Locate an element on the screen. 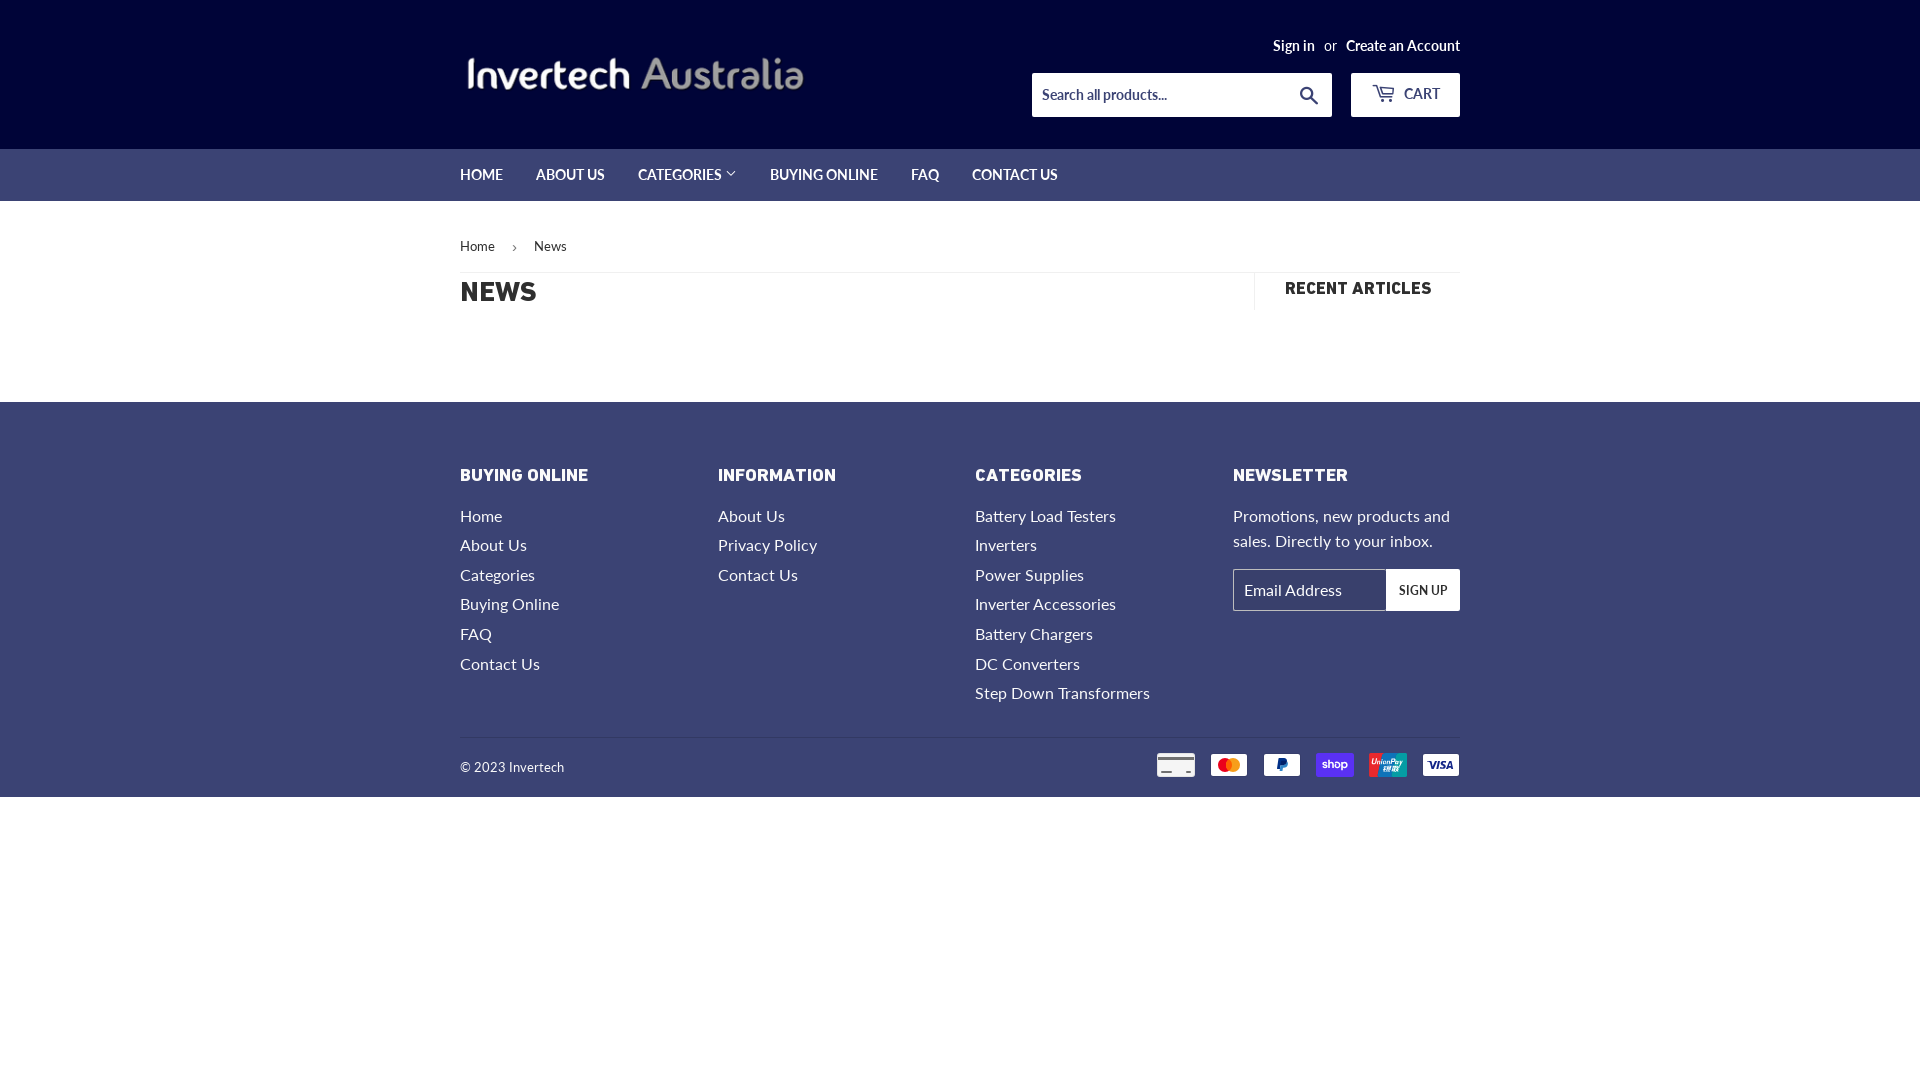  'Step Down Transformers' is located at coordinates (1061, 691).